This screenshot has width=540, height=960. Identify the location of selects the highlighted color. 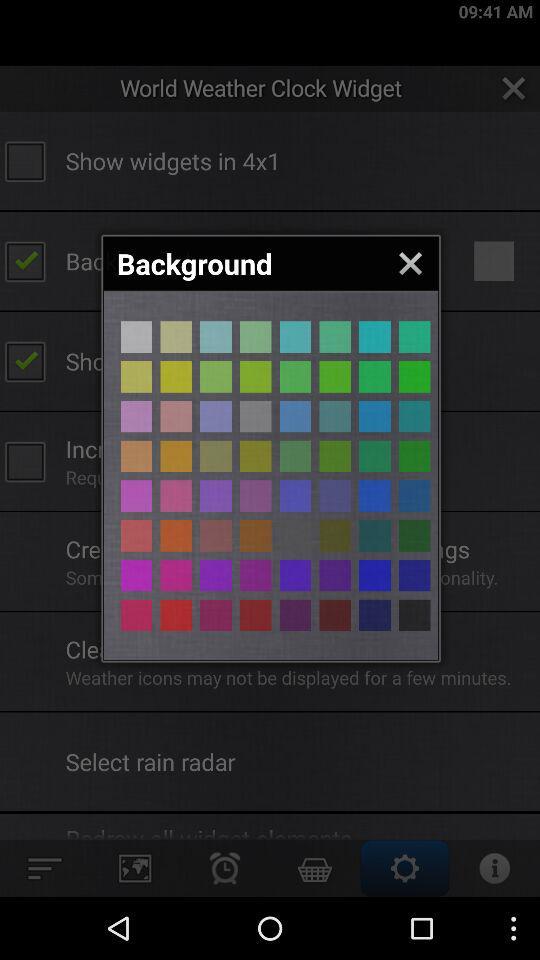
(215, 337).